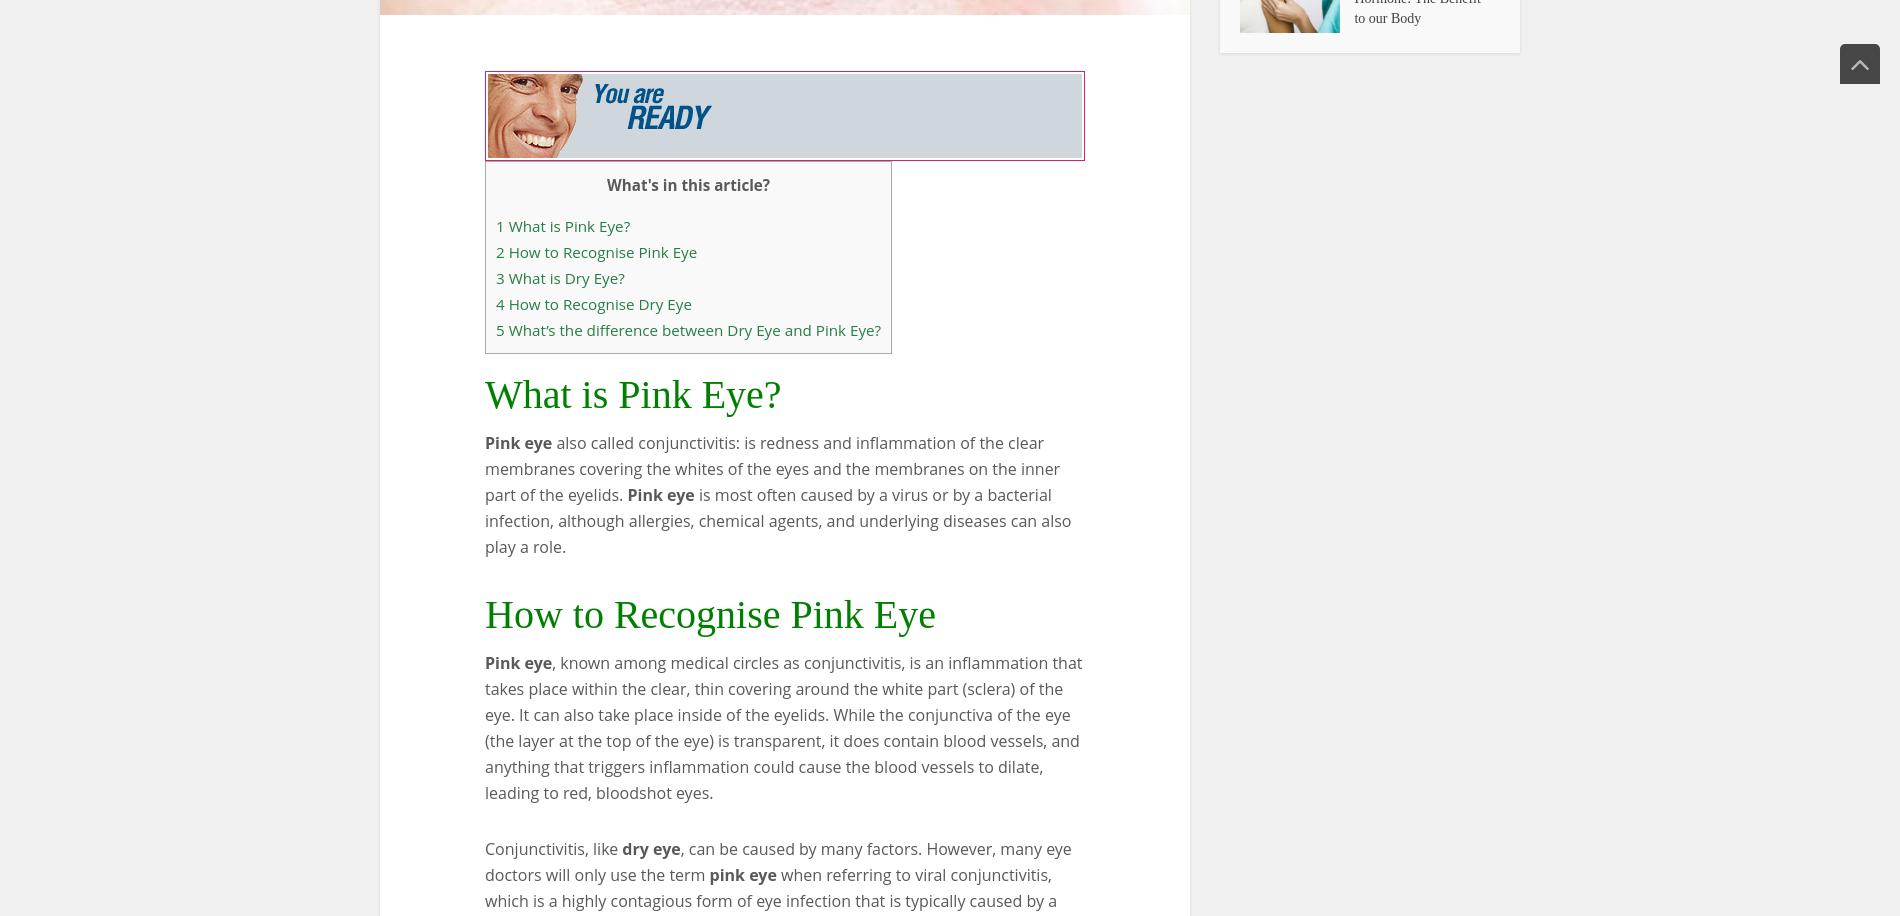 Image resolution: width=1900 pixels, height=916 pixels. Describe the element at coordinates (500, 329) in the screenshot. I see `'5'` at that location.